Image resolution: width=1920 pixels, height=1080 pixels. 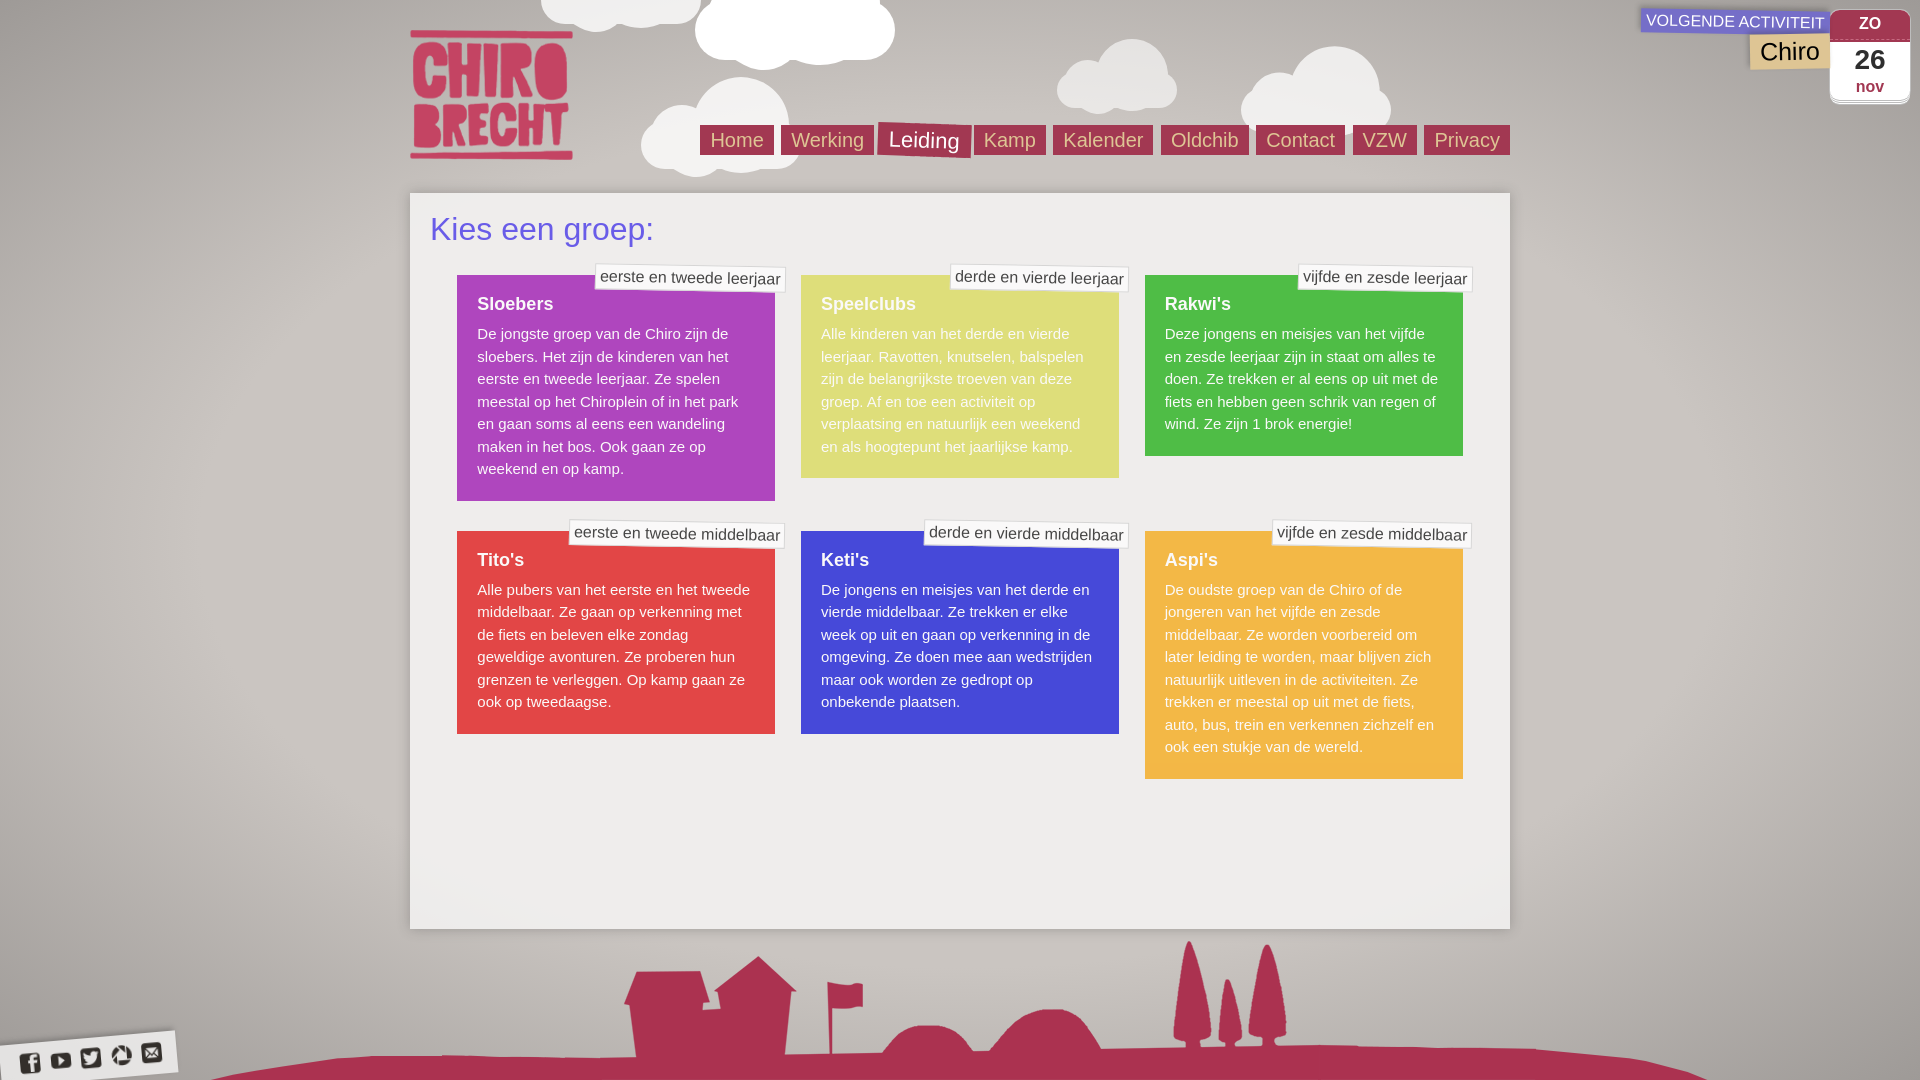 What do you see at coordinates (89, 1058) in the screenshot?
I see `'Chiro Brecht op Twitter'` at bounding box center [89, 1058].